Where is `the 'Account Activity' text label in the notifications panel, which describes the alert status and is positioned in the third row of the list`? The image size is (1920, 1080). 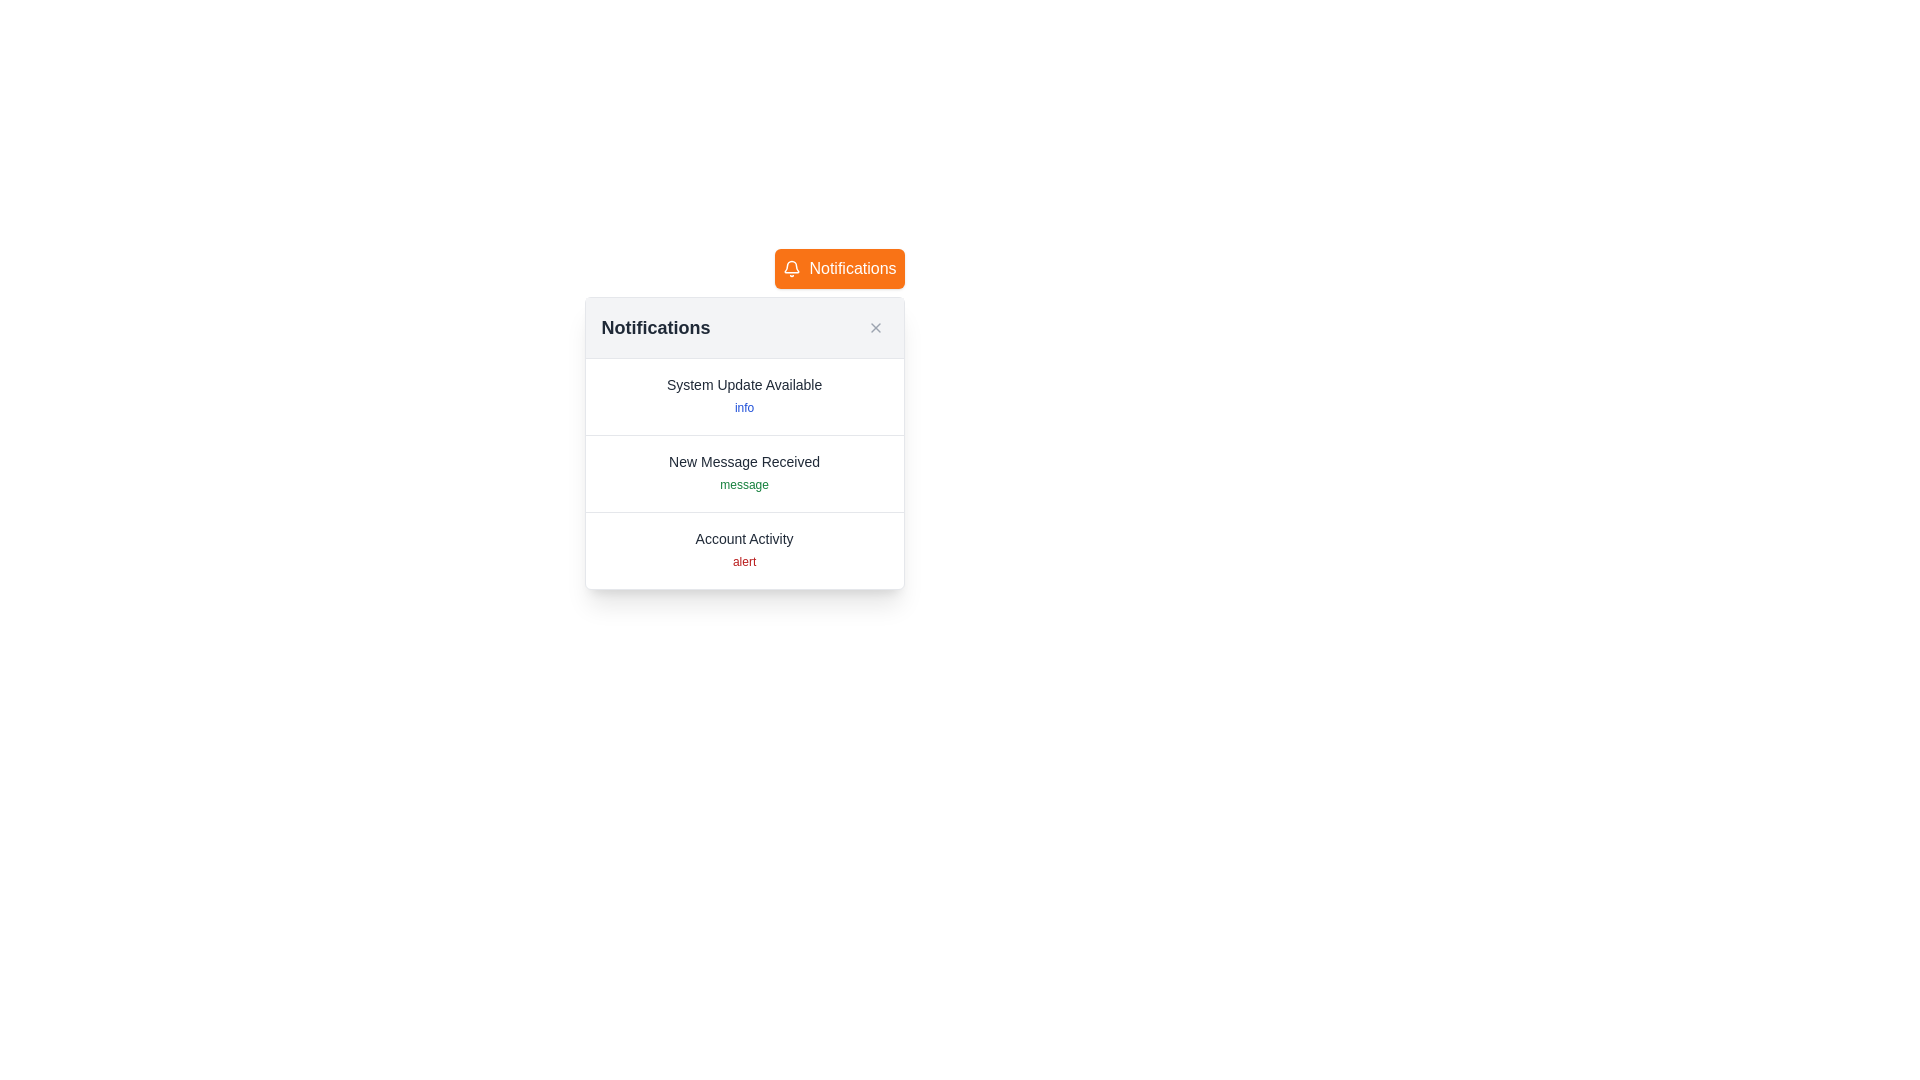
the 'Account Activity' text label in the notifications panel, which describes the alert status and is positioned in the third row of the list is located at coordinates (743, 538).